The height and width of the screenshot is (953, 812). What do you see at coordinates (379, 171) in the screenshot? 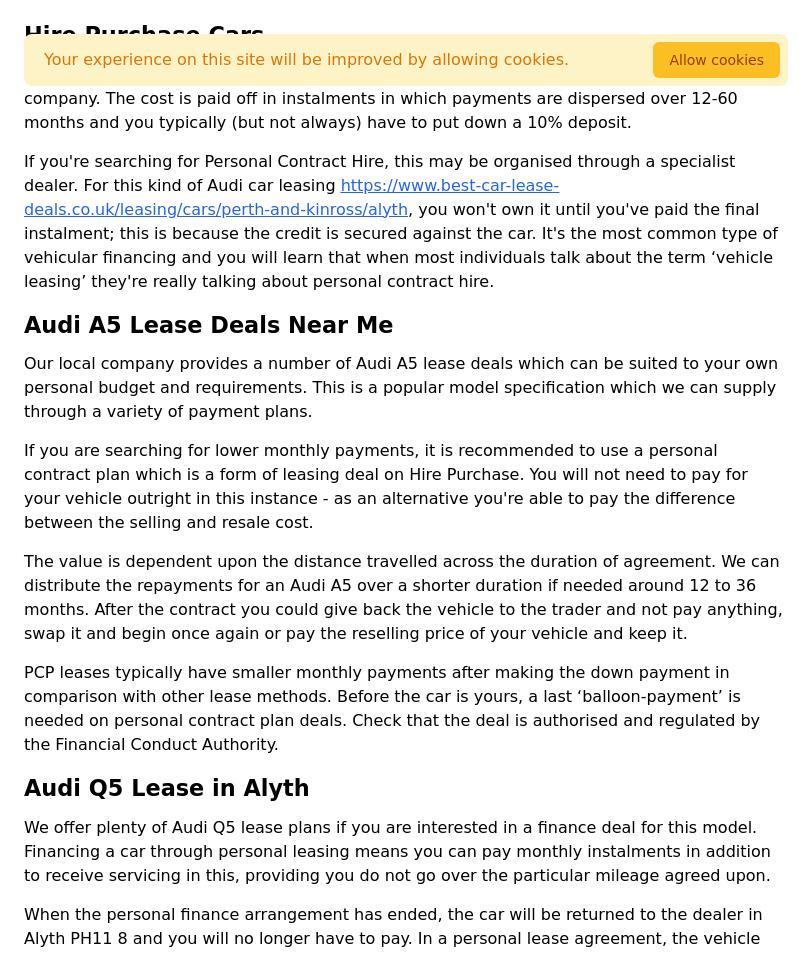
I see `'If you're searching for Personal Contract Hire, this may be organised through a specialist dealer. For this kind of Audi car leasing'` at bounding box center [379, 171].